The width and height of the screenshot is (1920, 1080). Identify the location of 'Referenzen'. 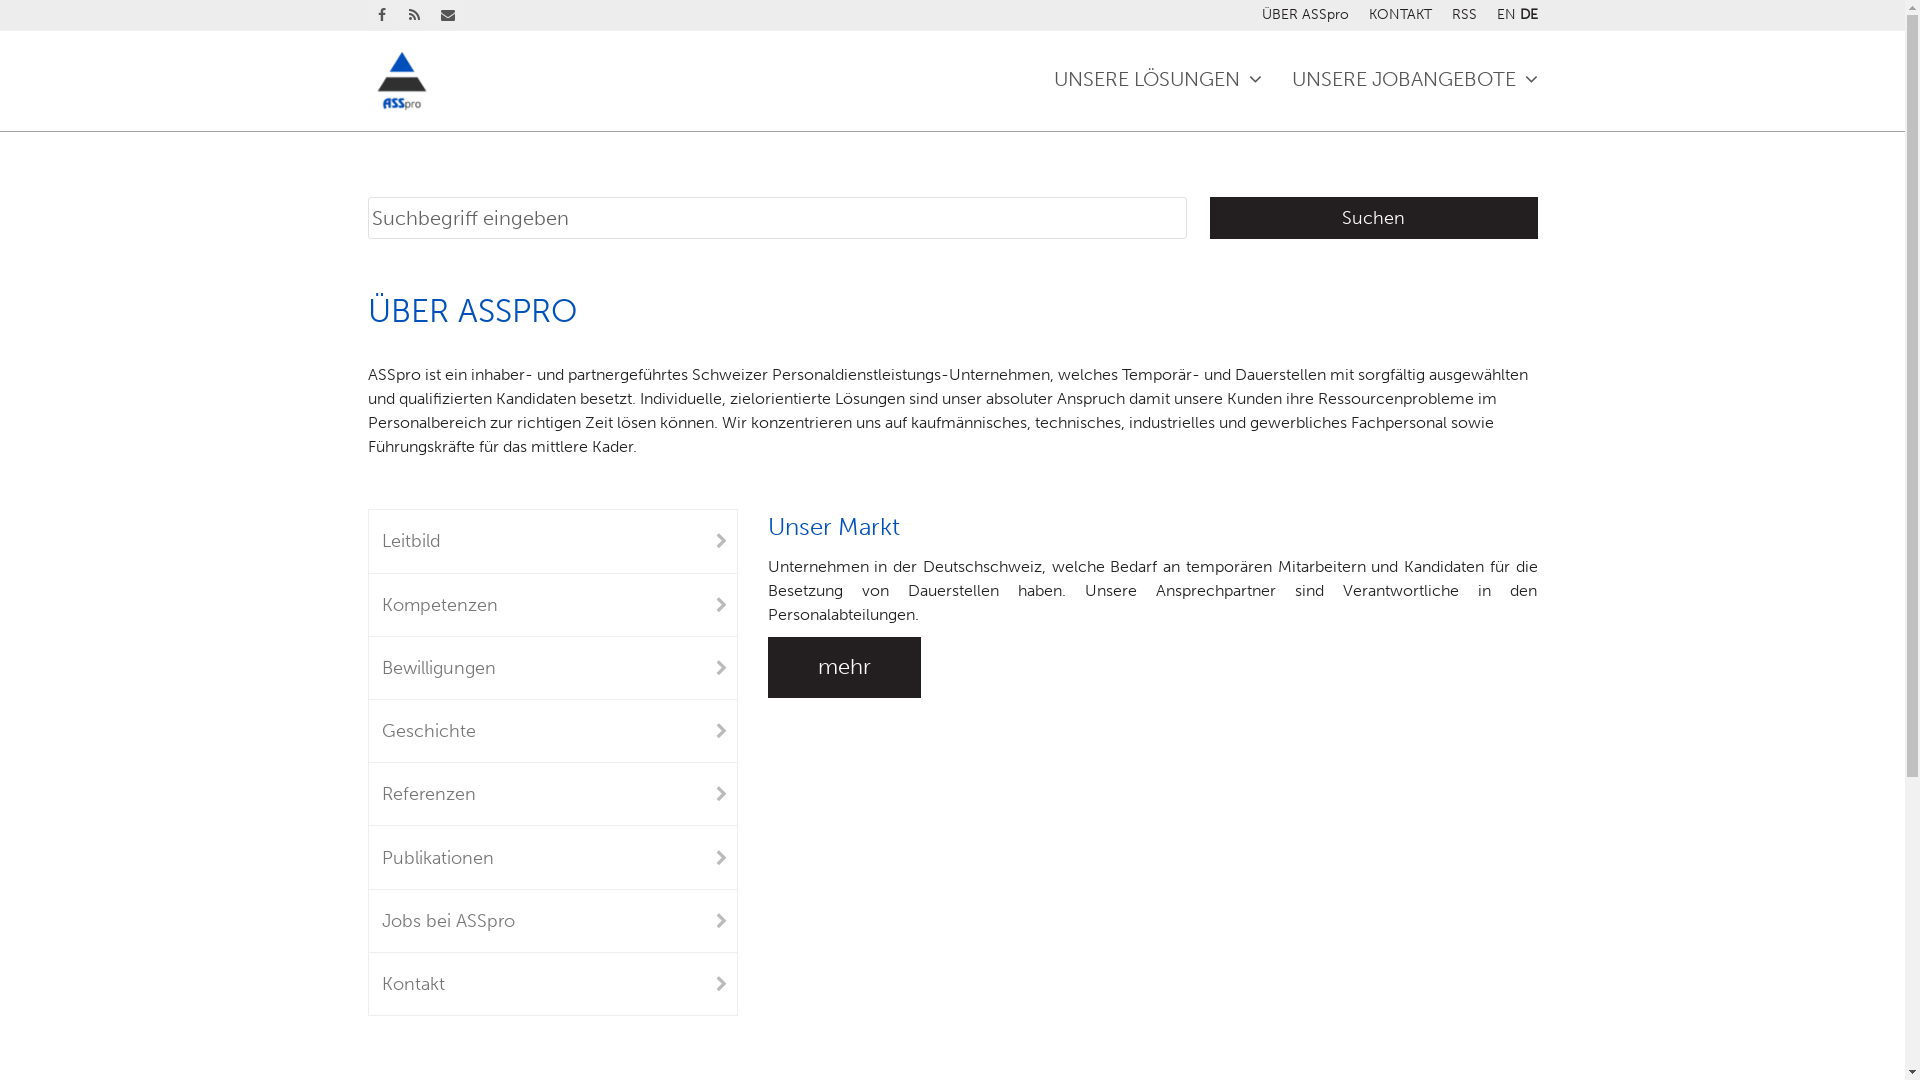
(552, 793).